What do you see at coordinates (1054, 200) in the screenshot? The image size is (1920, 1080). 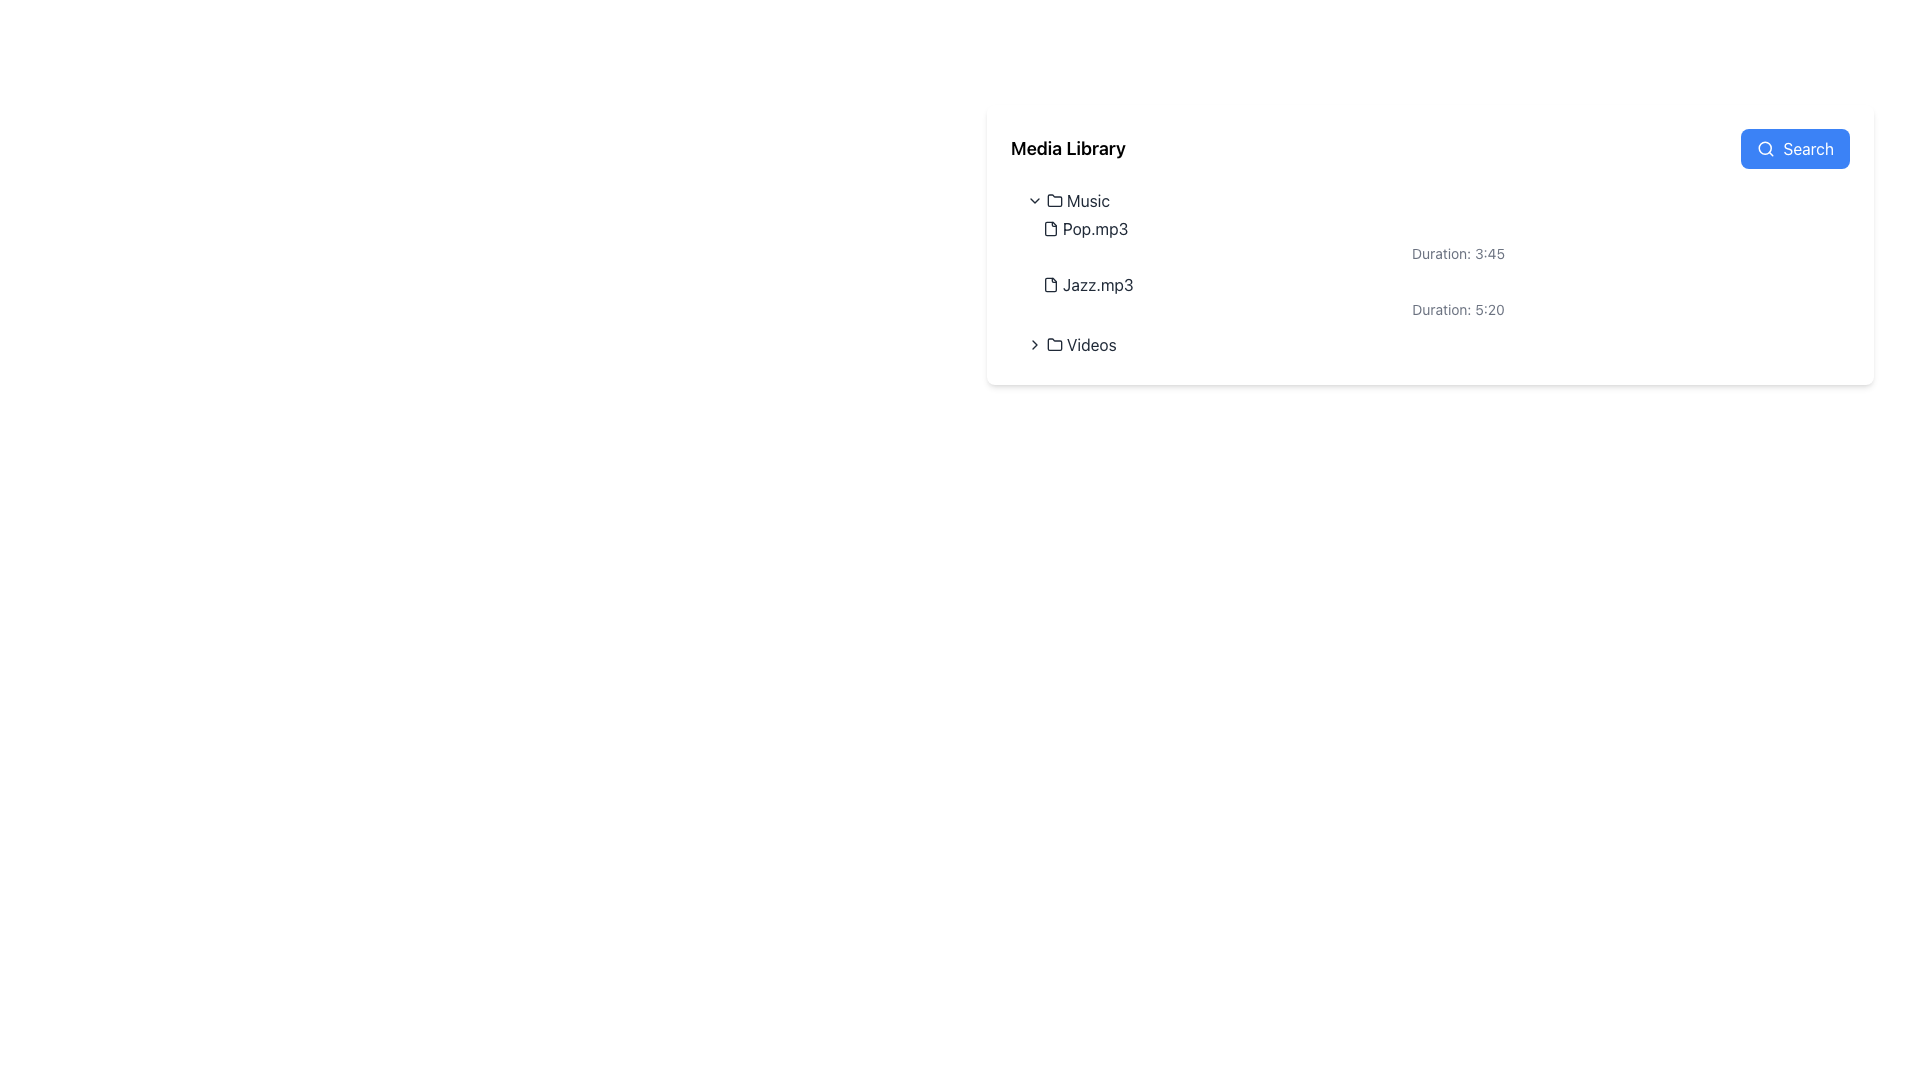 I see `the small folder icon located in the Media Library panel, adjacent to the 'Music' label` at bounding box center [1054, 200].